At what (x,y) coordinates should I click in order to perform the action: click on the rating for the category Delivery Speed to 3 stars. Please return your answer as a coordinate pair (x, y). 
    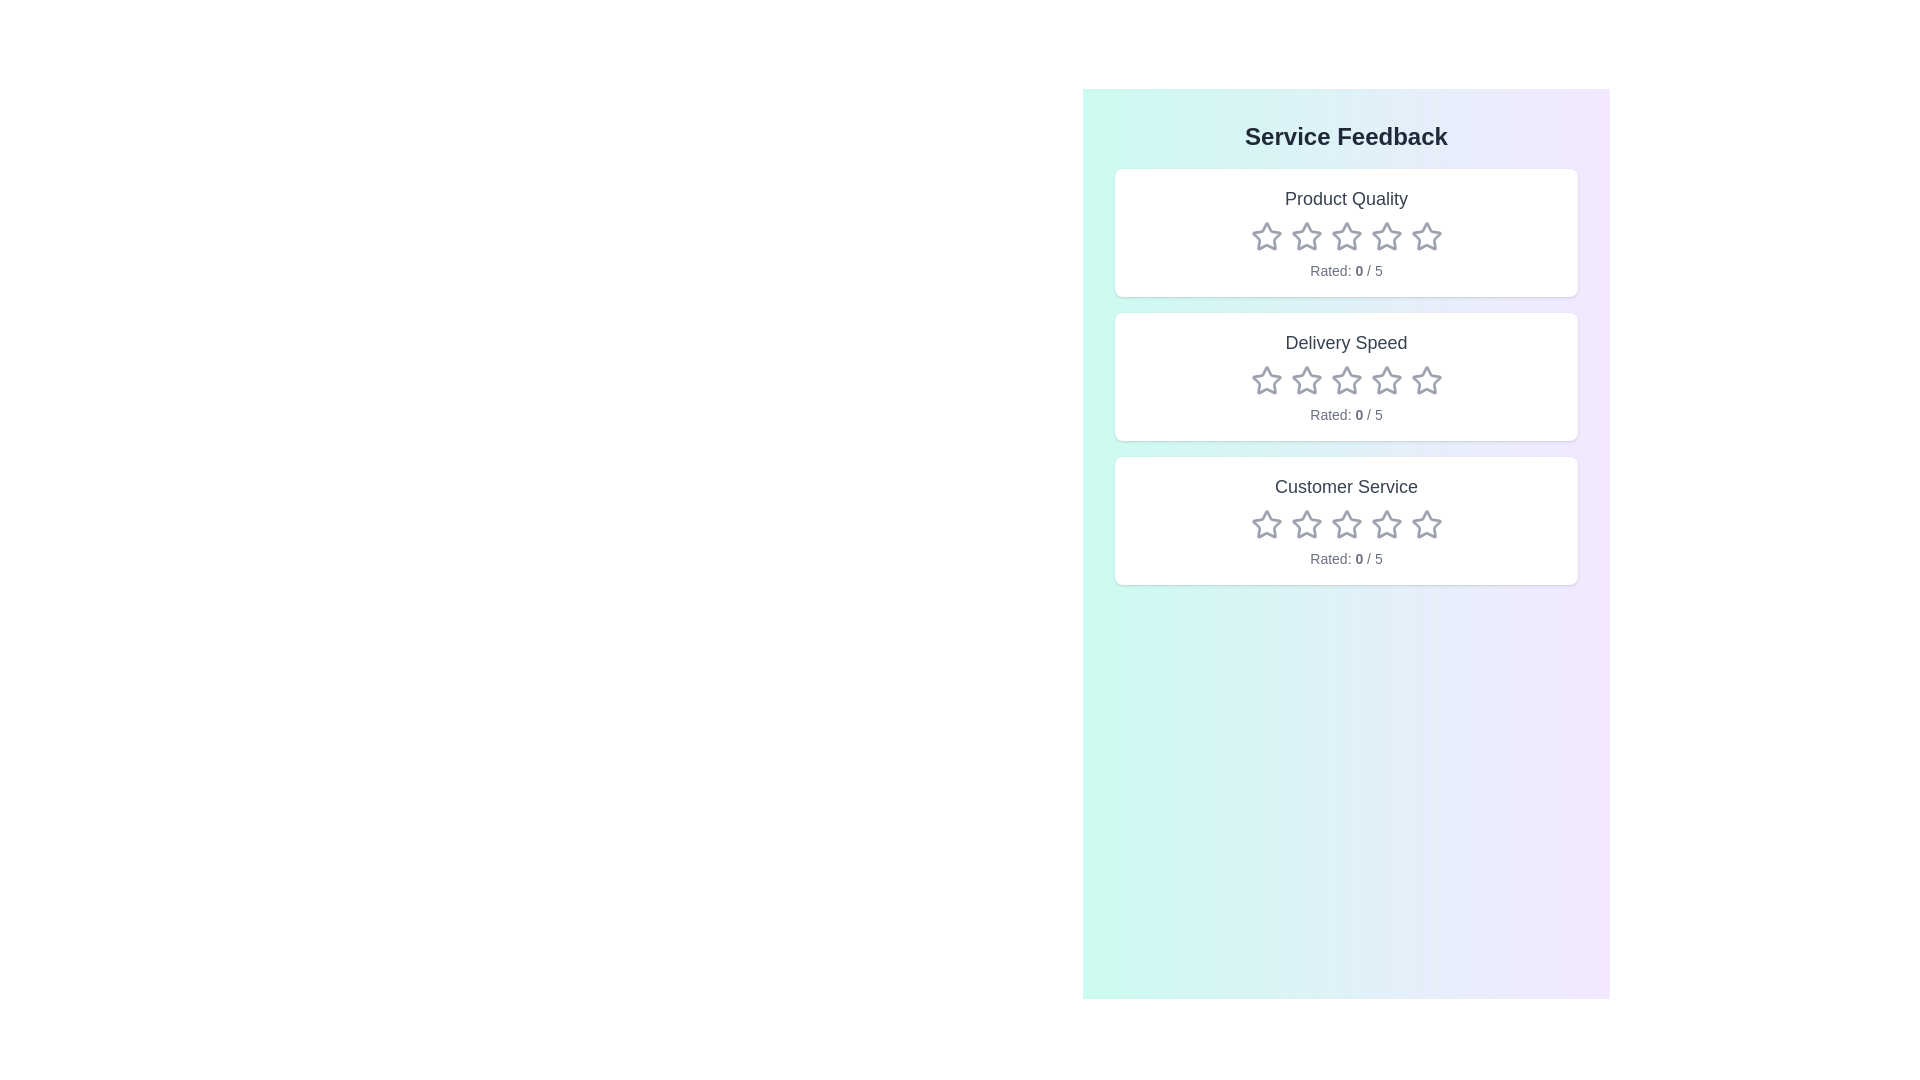
    Looking at the image, I should click on (1346, 381).